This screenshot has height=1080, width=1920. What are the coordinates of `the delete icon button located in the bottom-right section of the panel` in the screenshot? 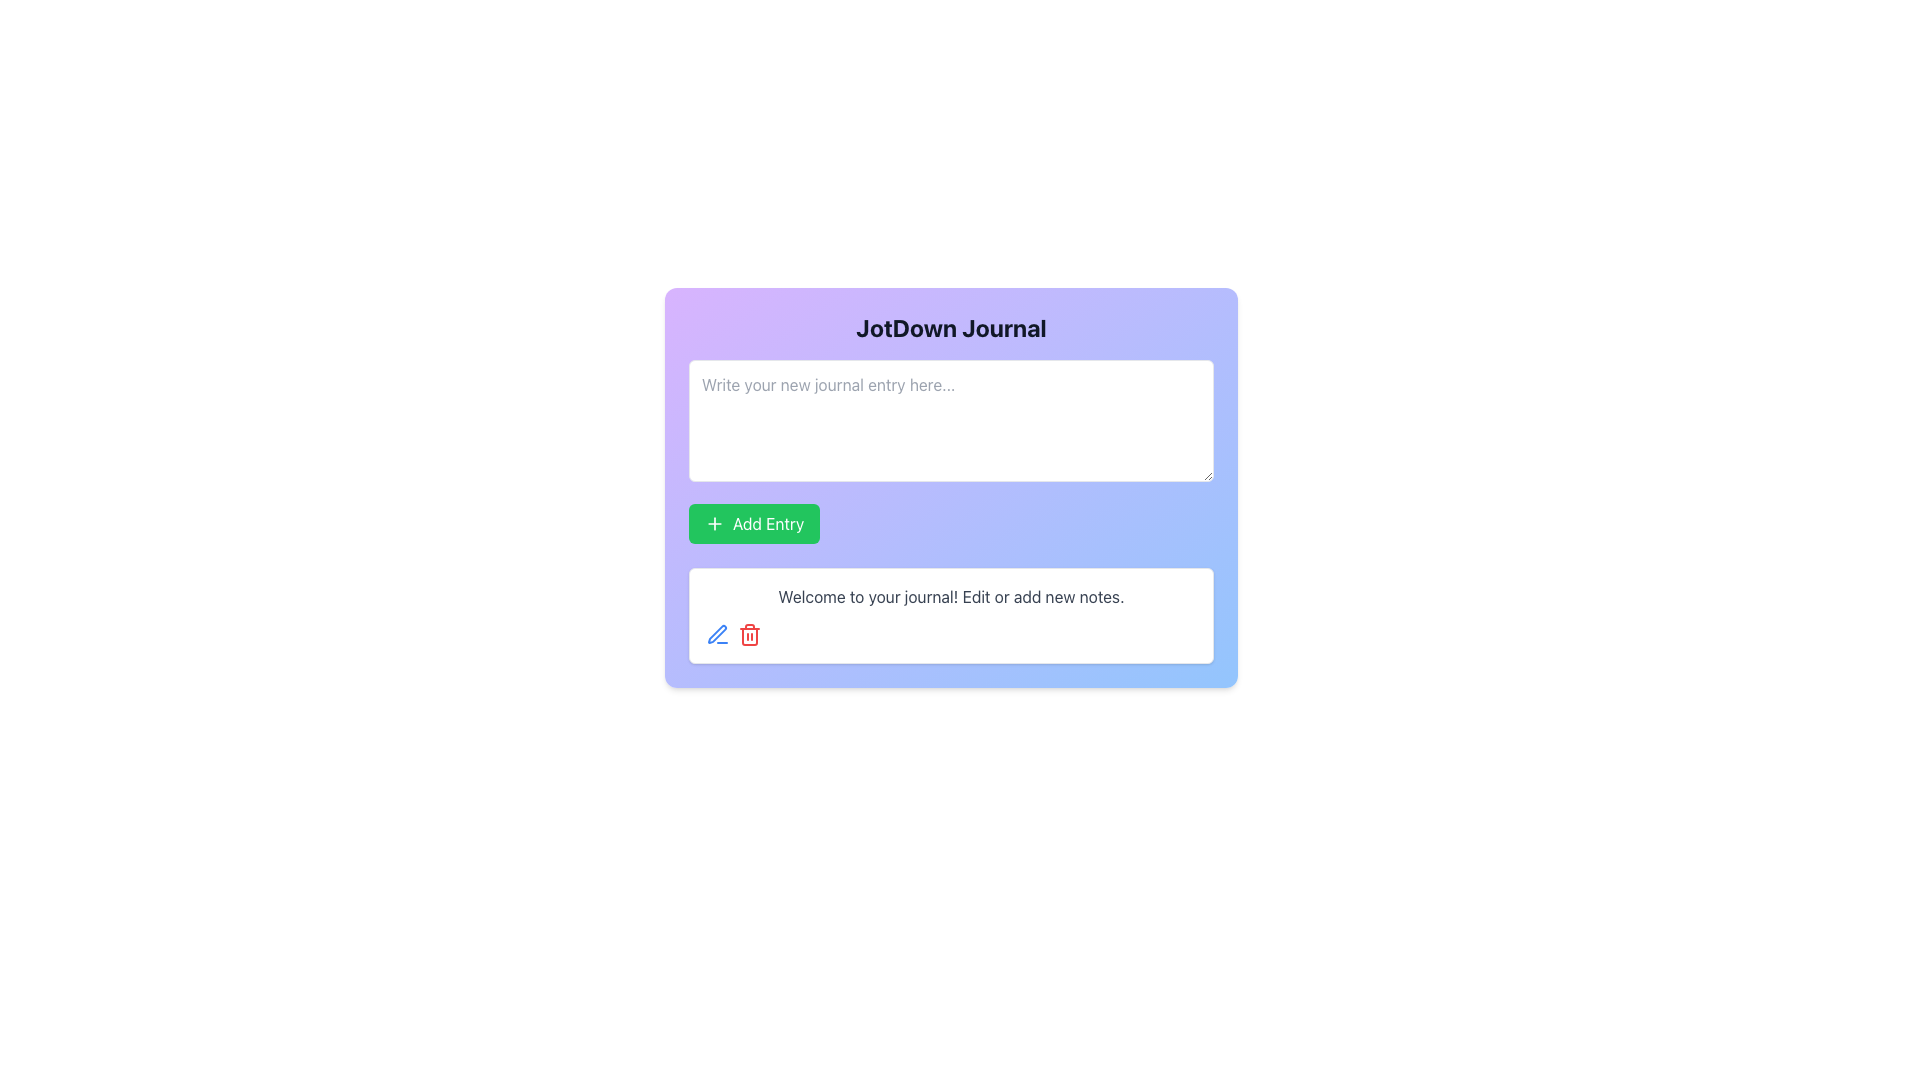 It's located at (748, 633).